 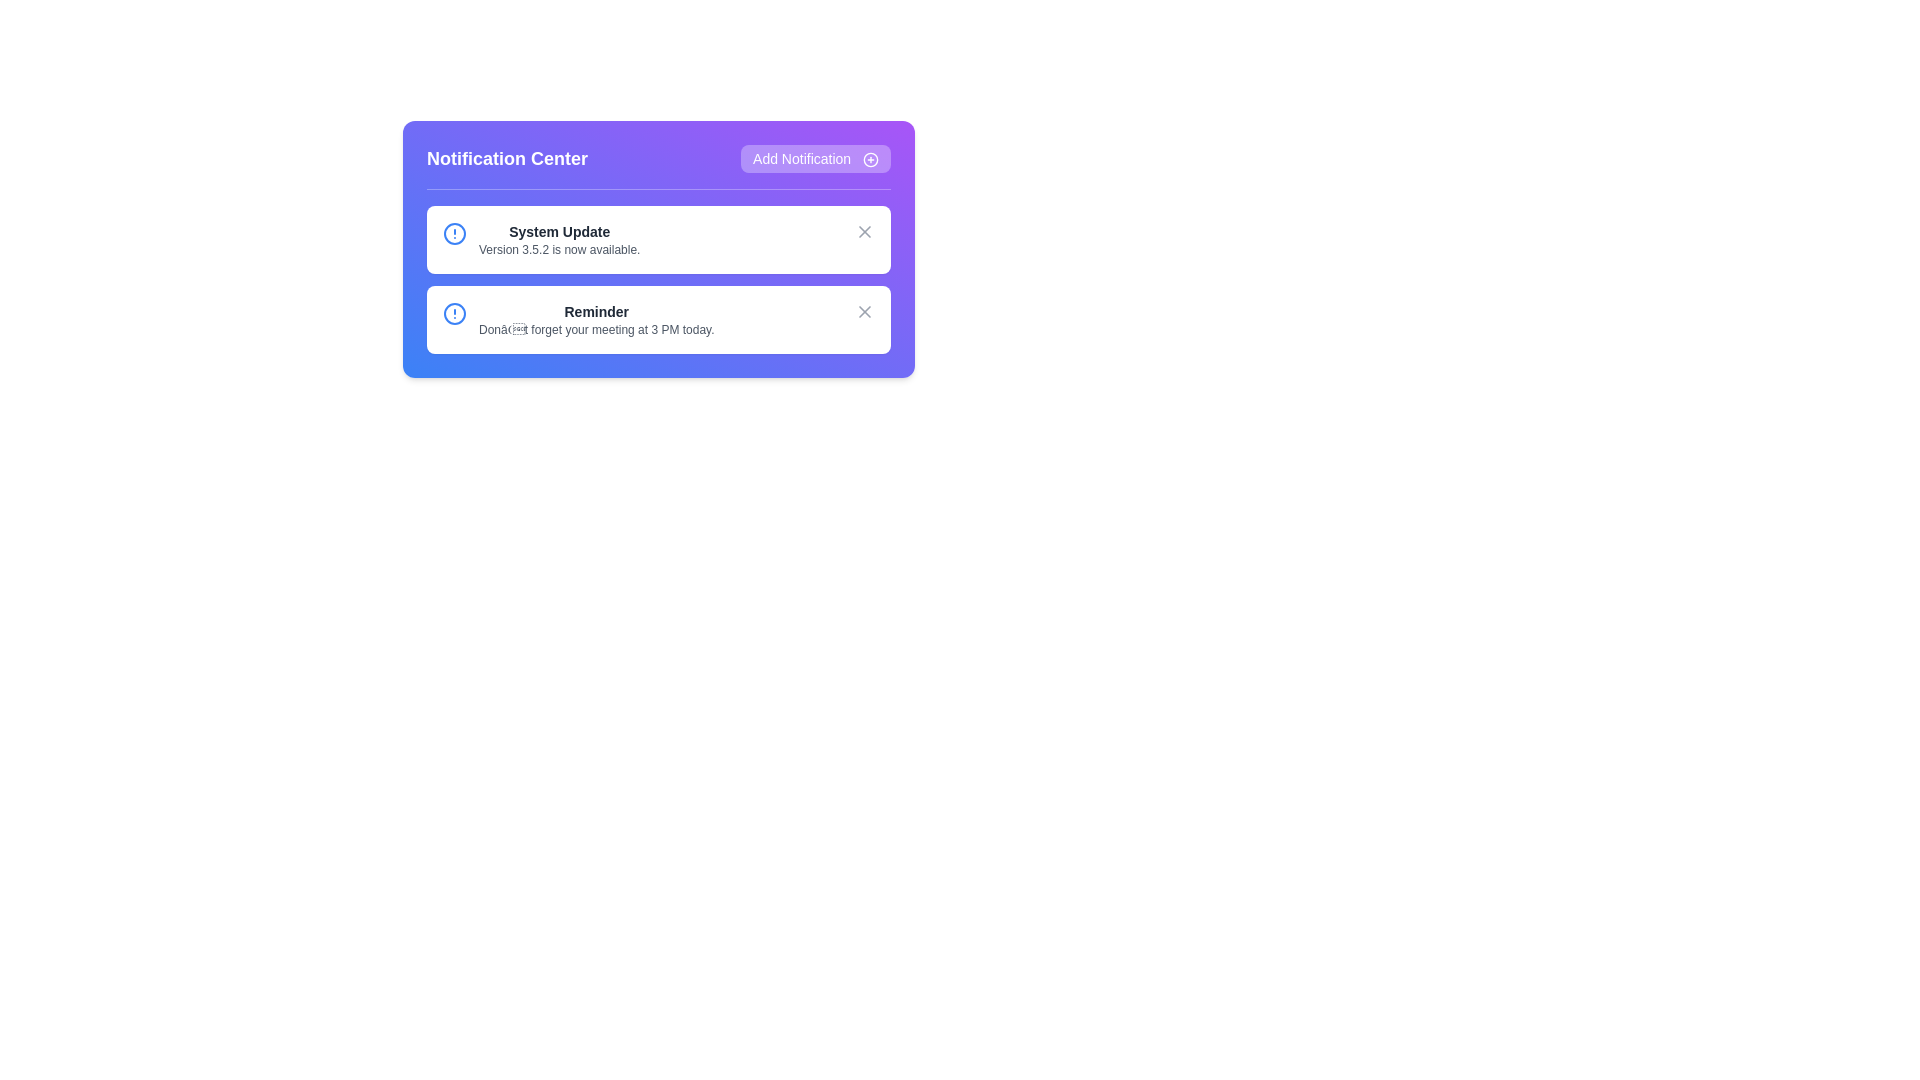 I want to click on the circular icon within the 'Add Notification' button located in the top-right corner of the 'Notification Center' dialog box, so click(x=870, y=158).